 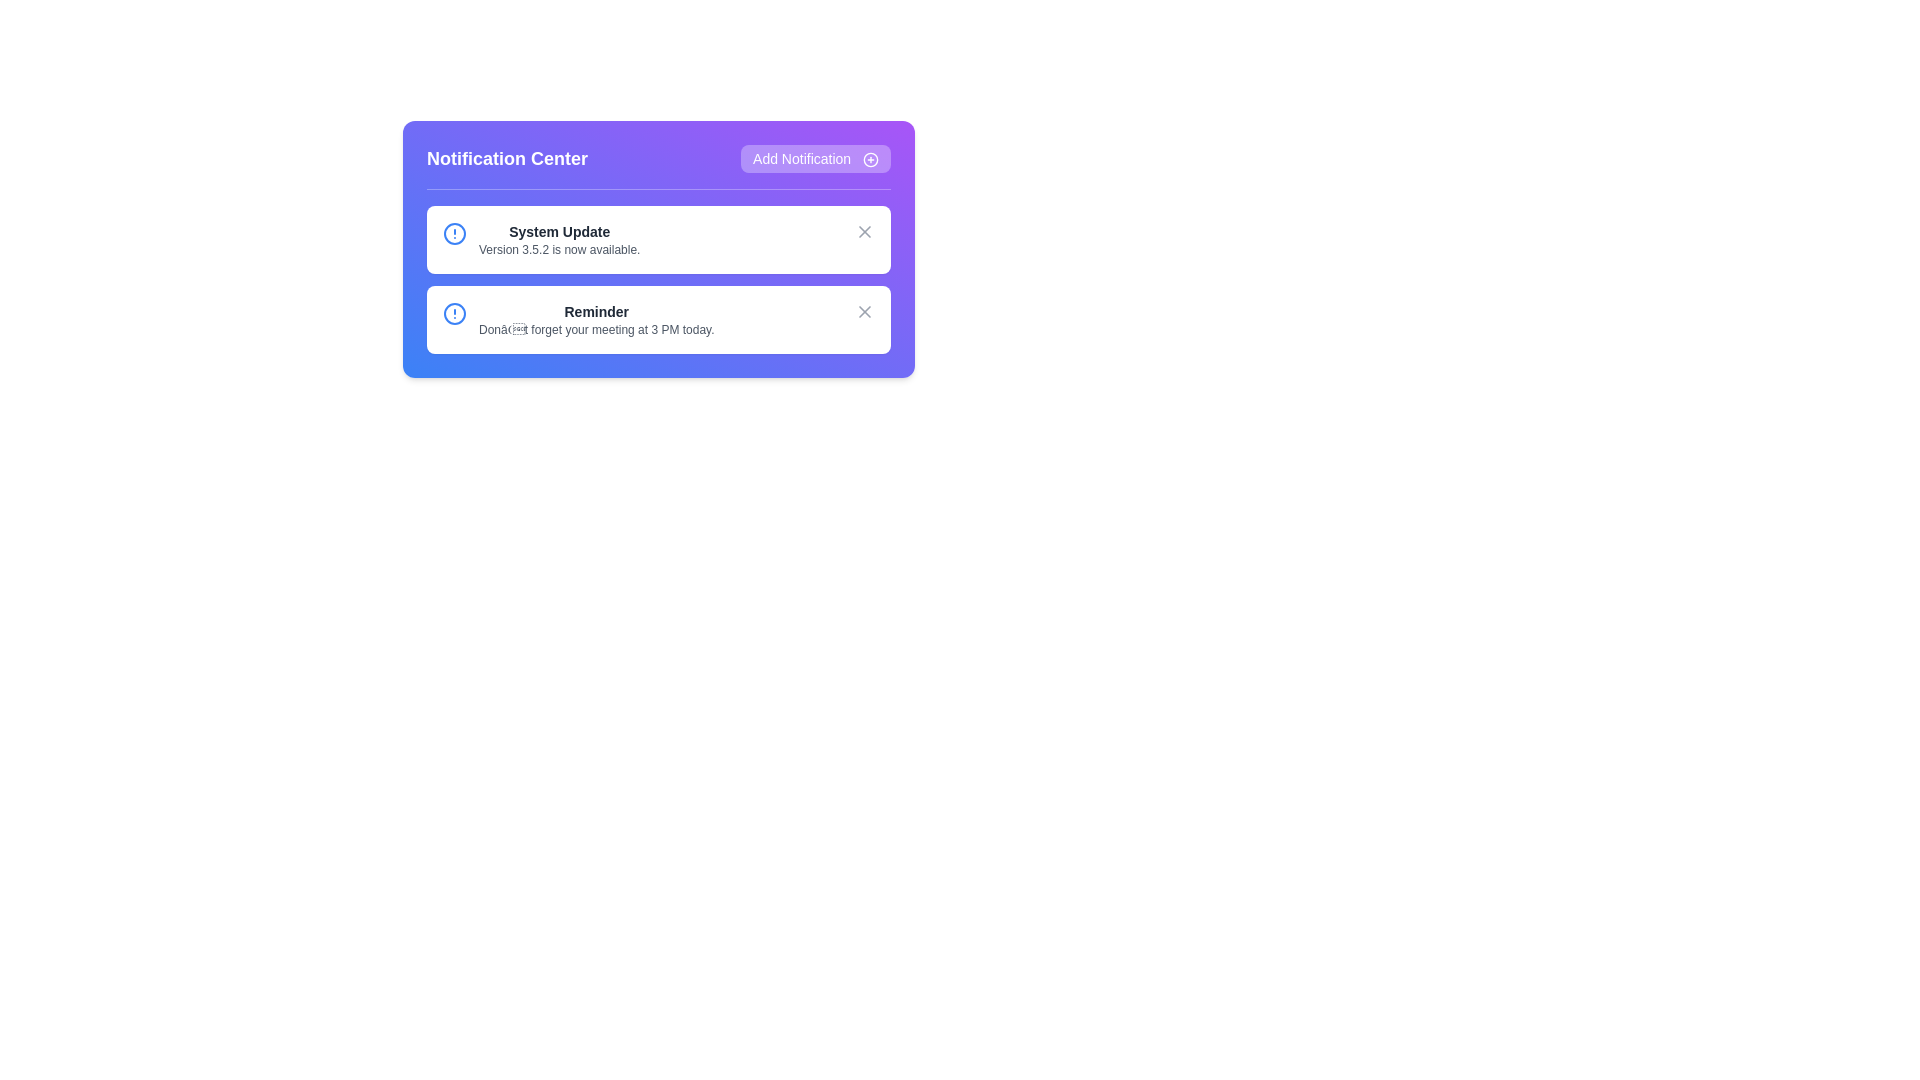 I want to click on the circular icon within the 'Add Notification' button located in the top-right corner of the 'Notification Center' dialog box, so click(x=870, y=158).